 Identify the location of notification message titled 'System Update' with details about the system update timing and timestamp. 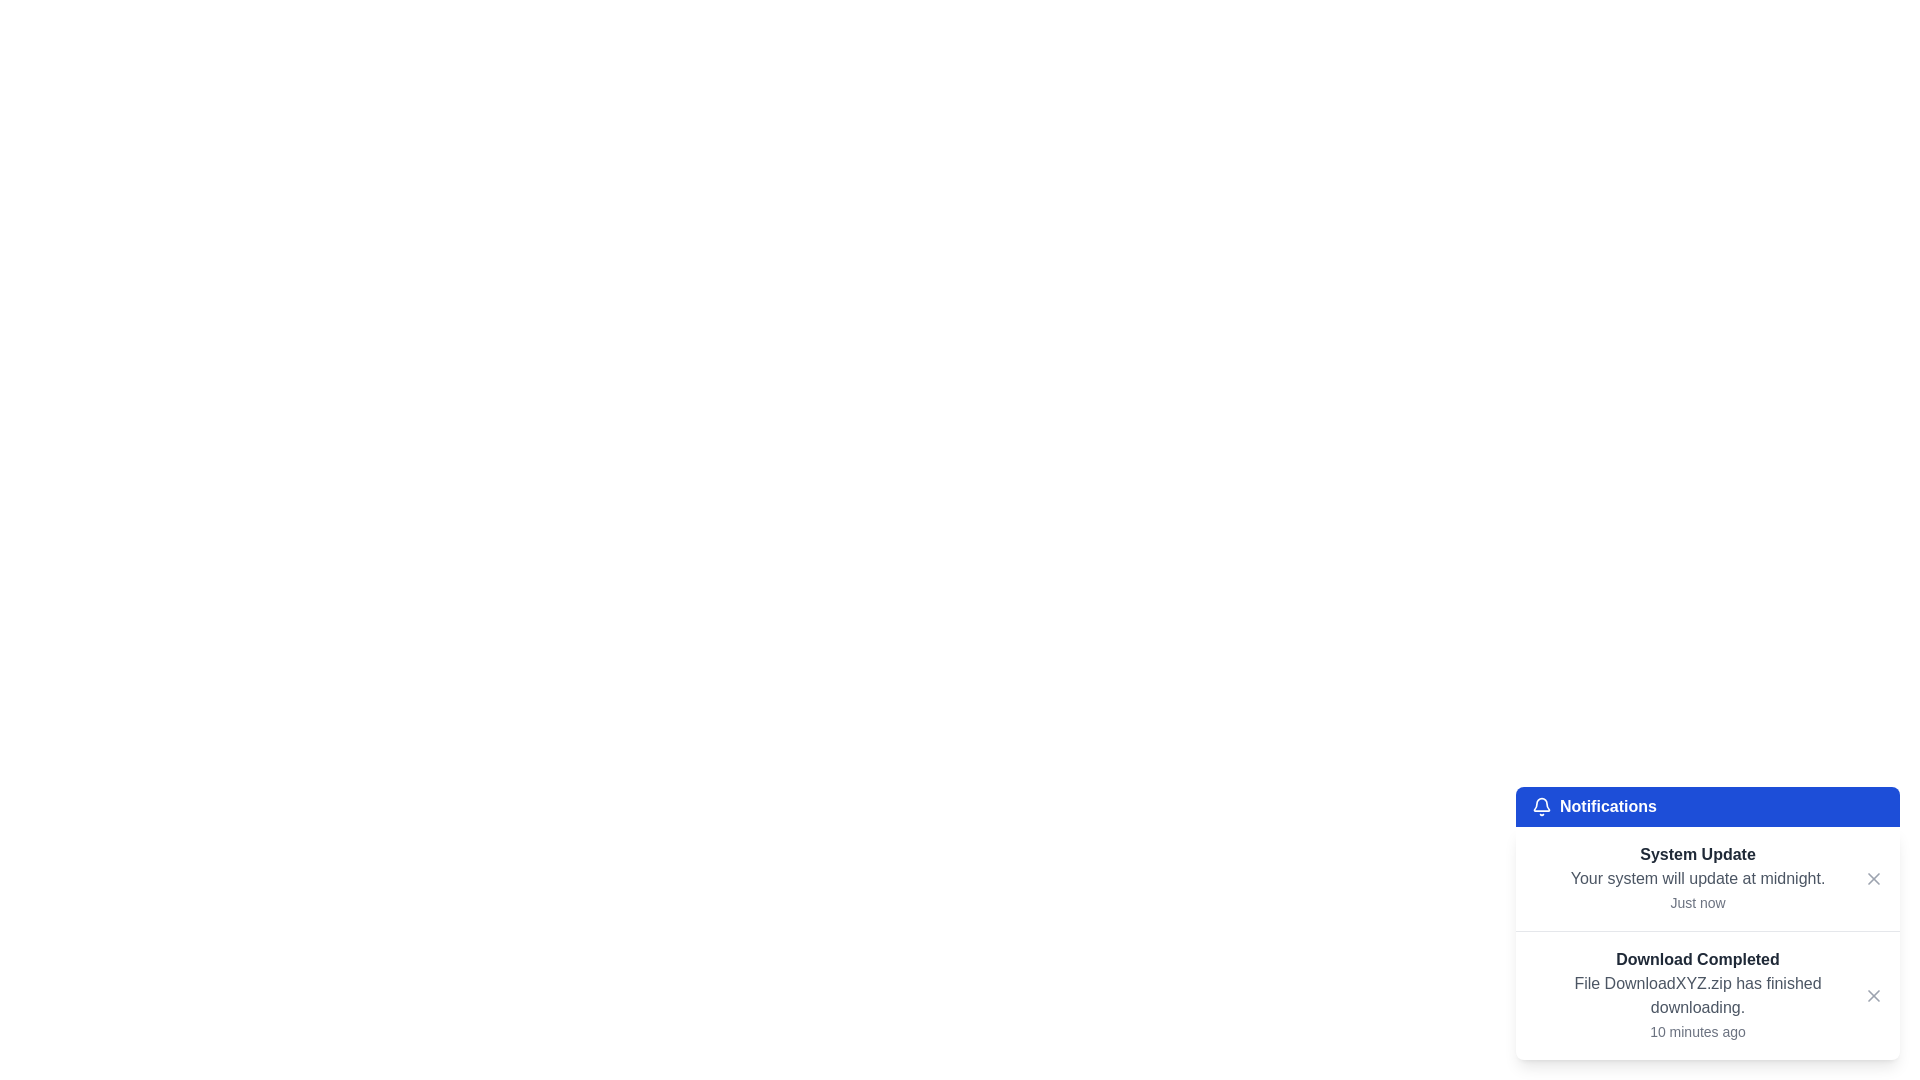
(1697, 878).